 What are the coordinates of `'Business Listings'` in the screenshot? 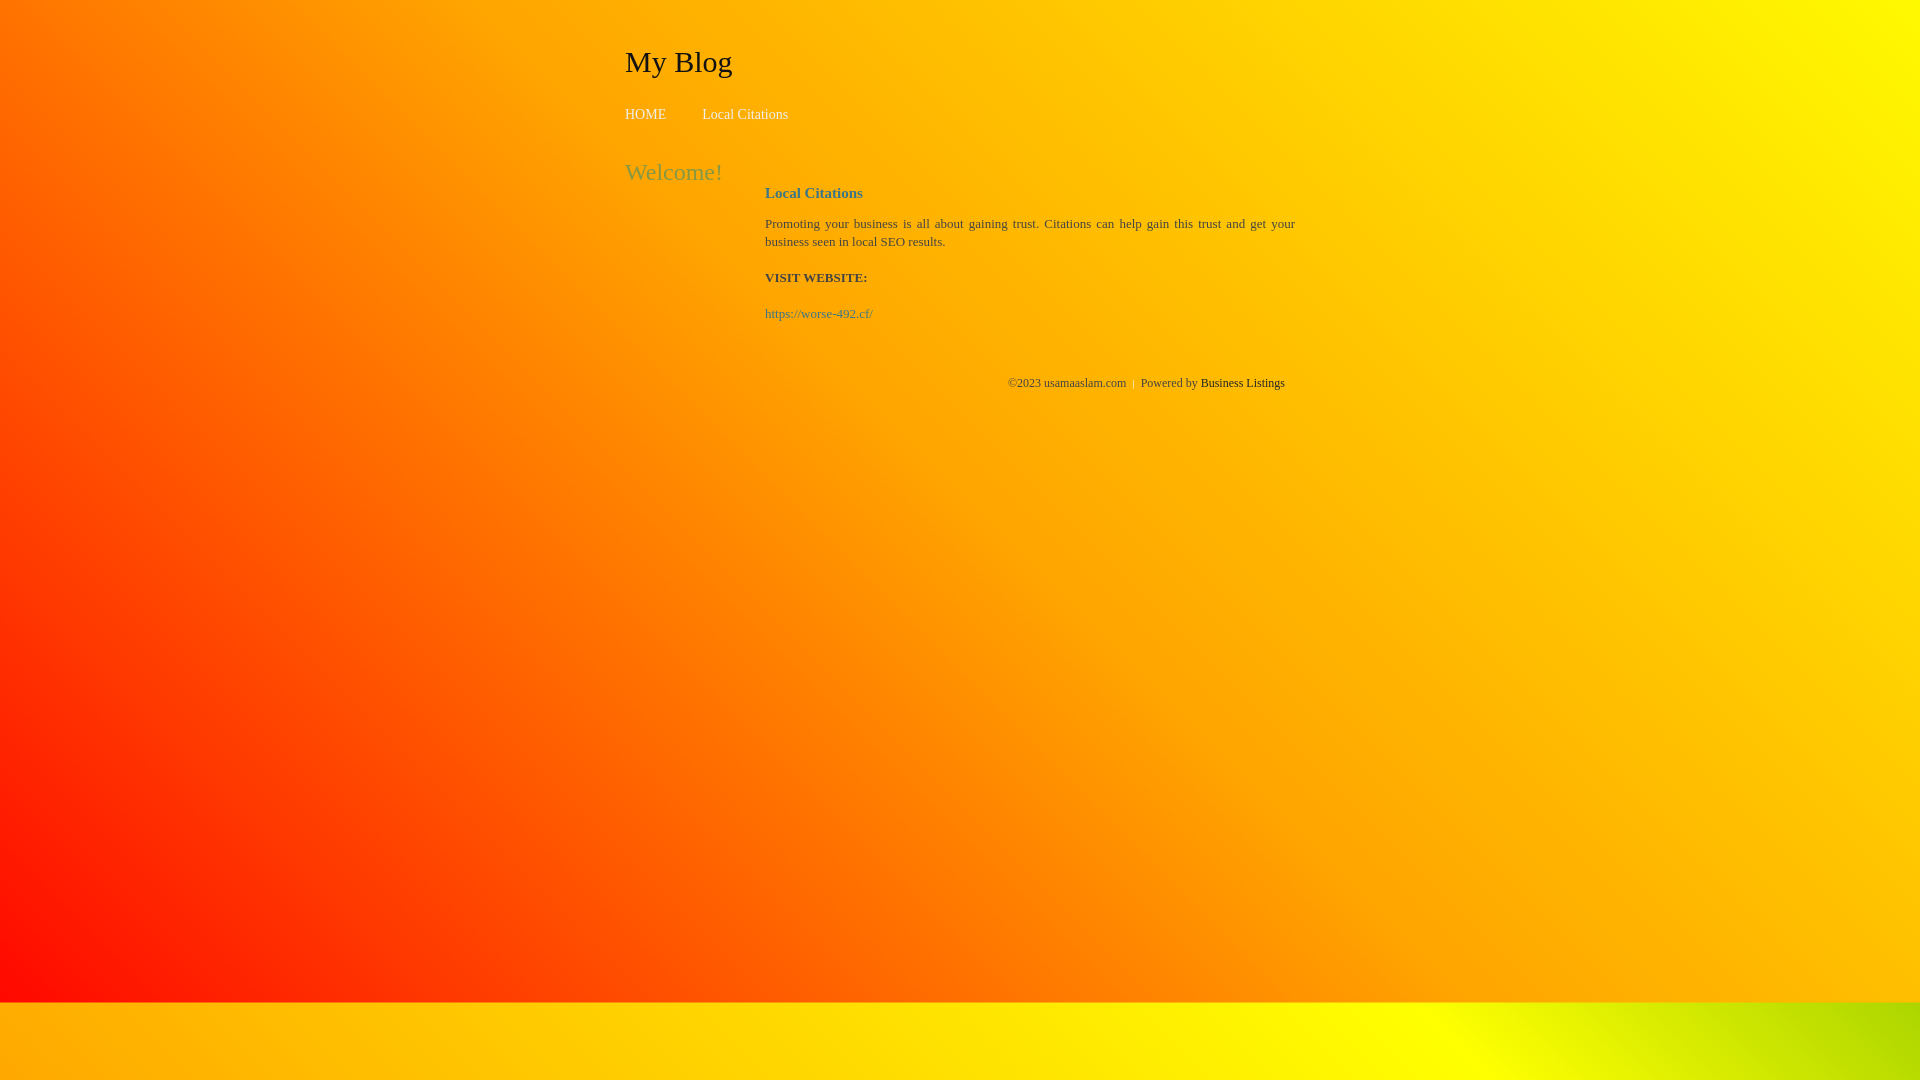 It's located at (1242, 382).